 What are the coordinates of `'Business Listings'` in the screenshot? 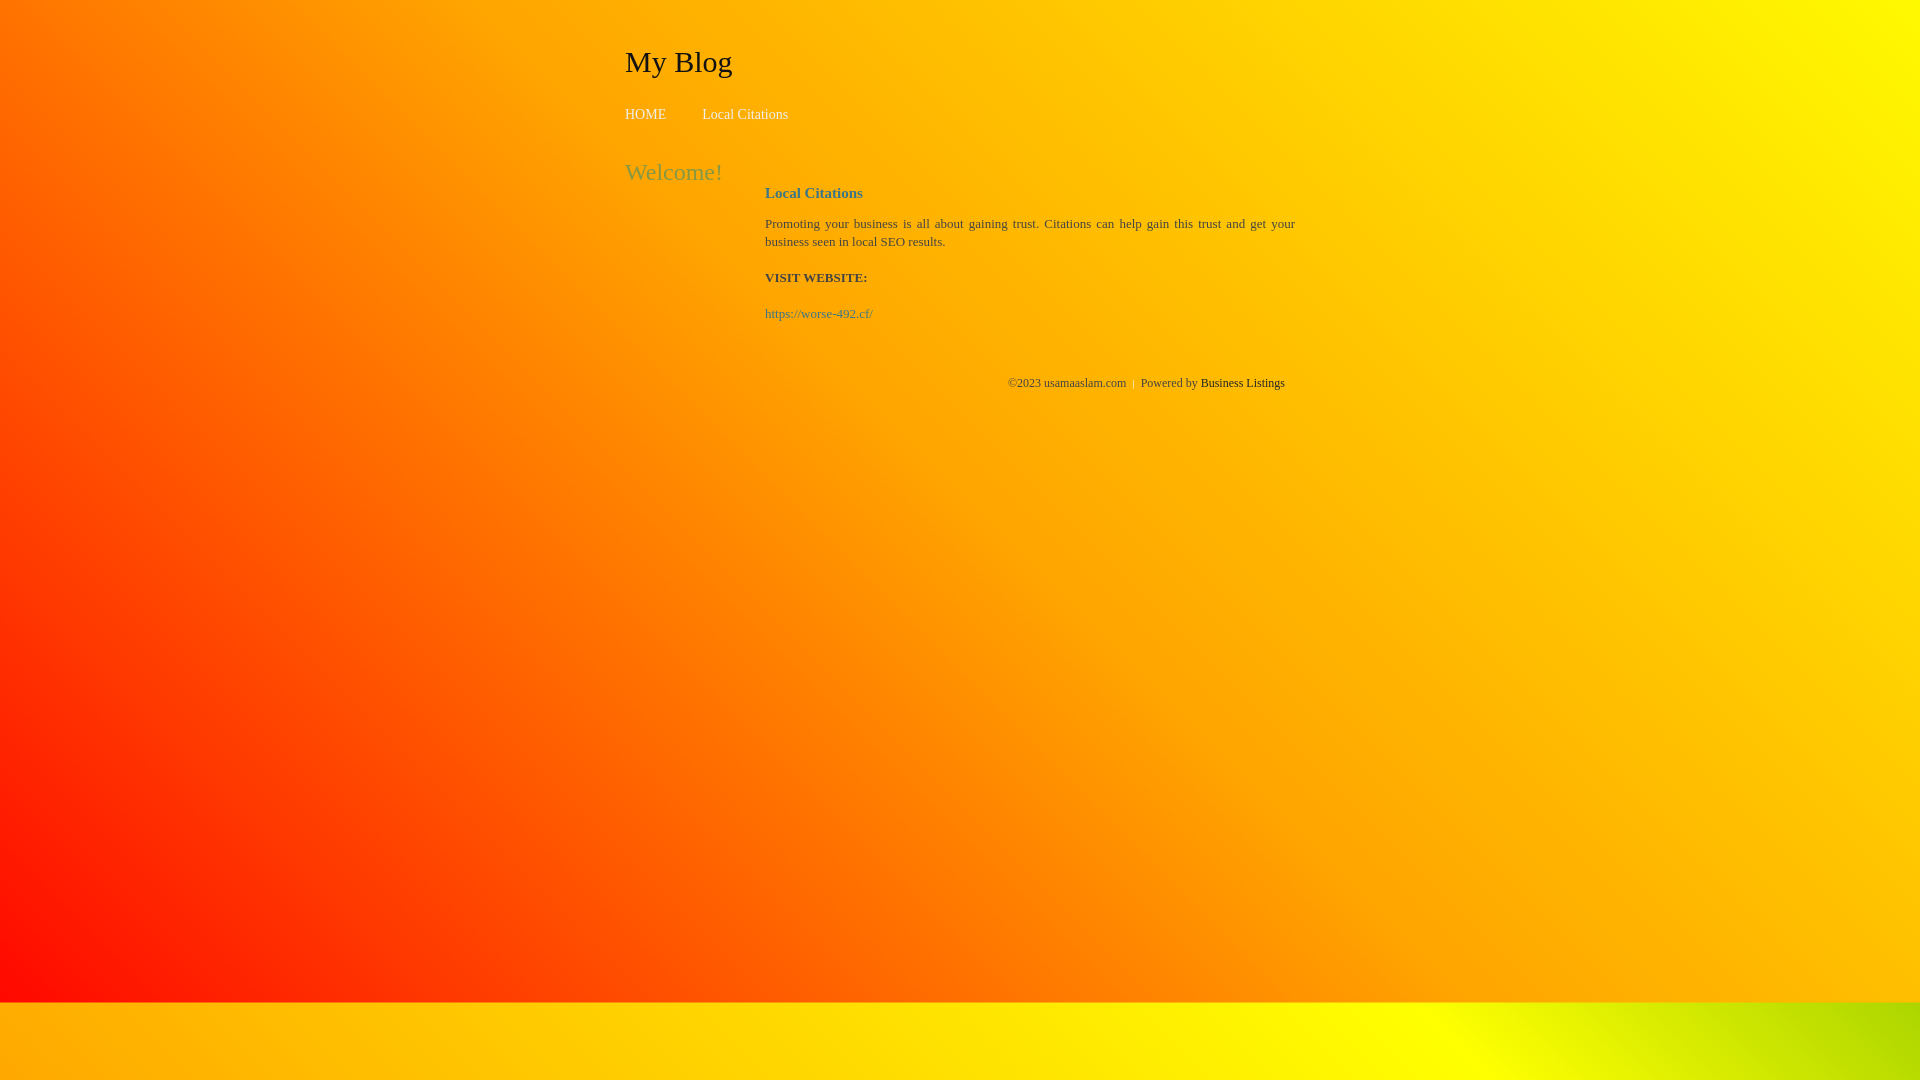 It's located at (1242, 382).